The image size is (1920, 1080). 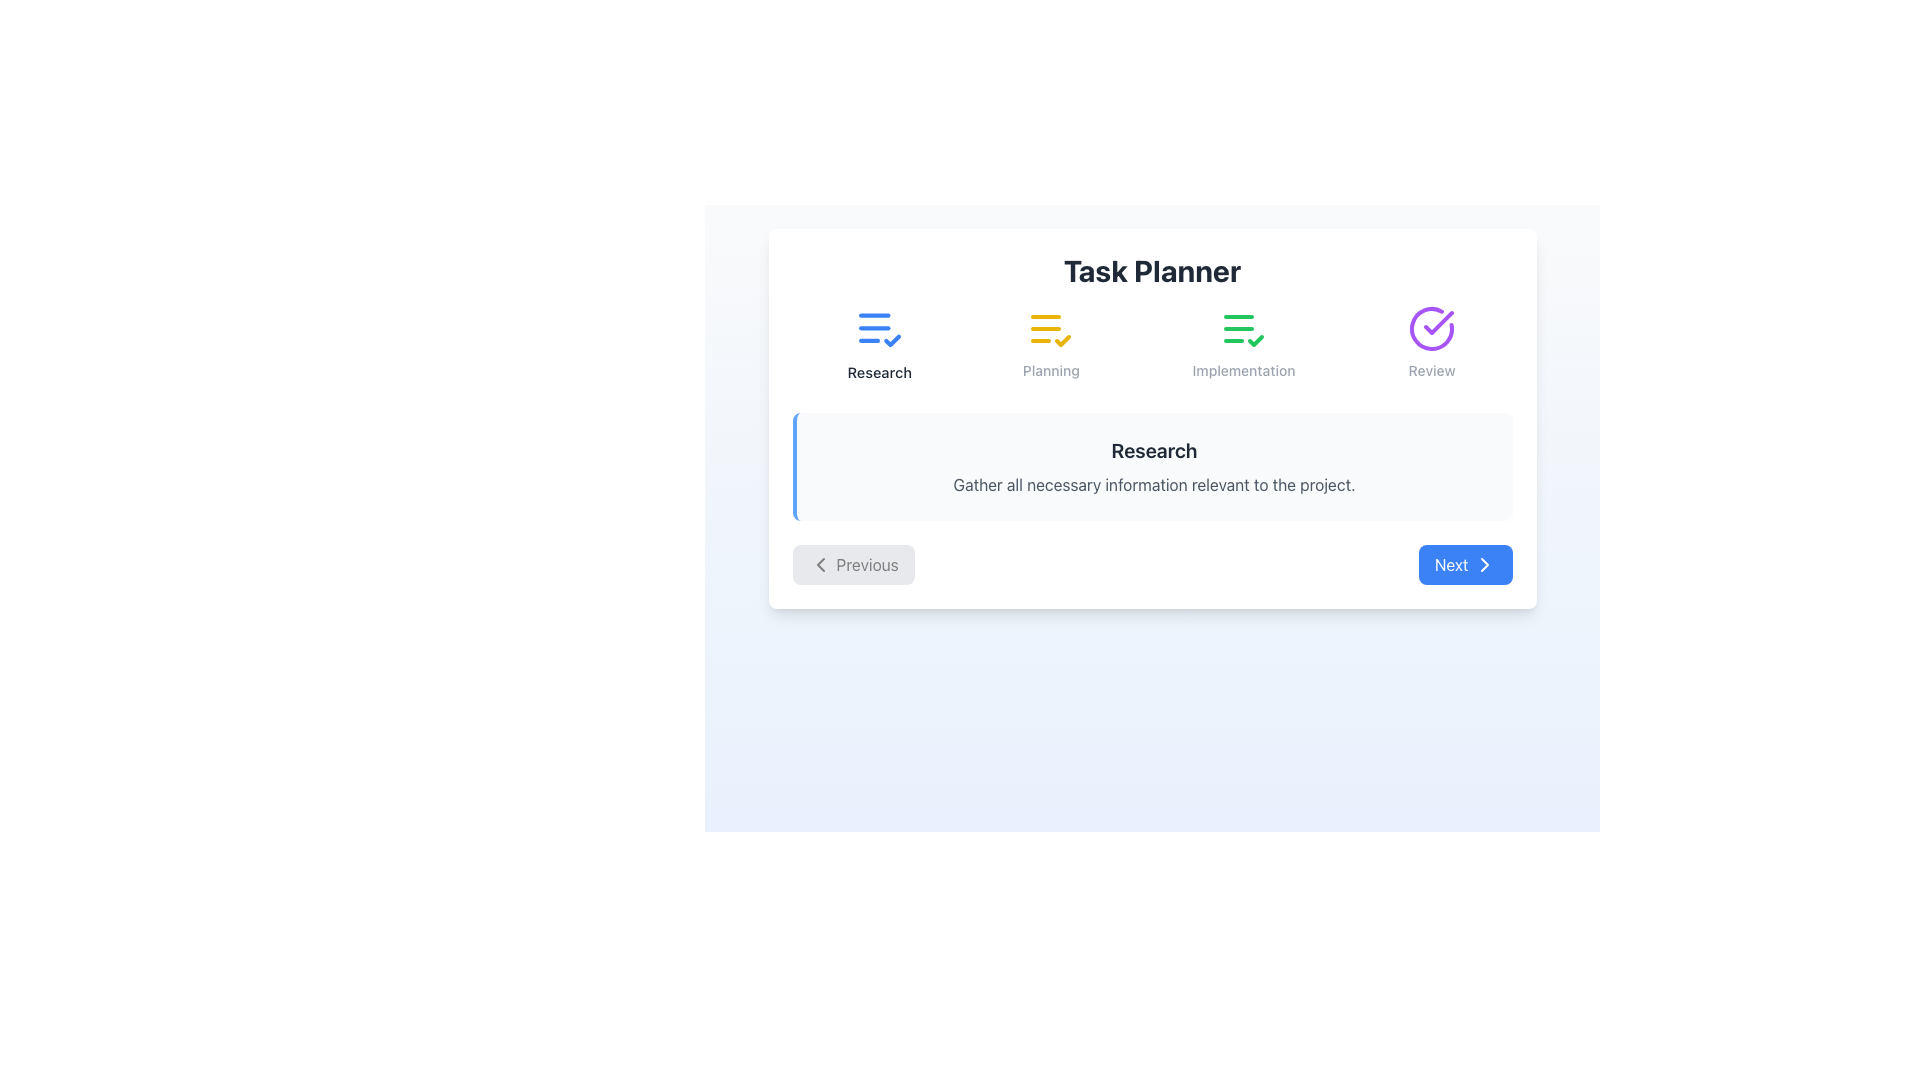 What do you see at coordinates (1431, 370) in the screenshot?
I see `the static text label indicating the 'Review' phase in the task planning process, located under the purple circular checkmark icon` at bounding box center [1431, 370].